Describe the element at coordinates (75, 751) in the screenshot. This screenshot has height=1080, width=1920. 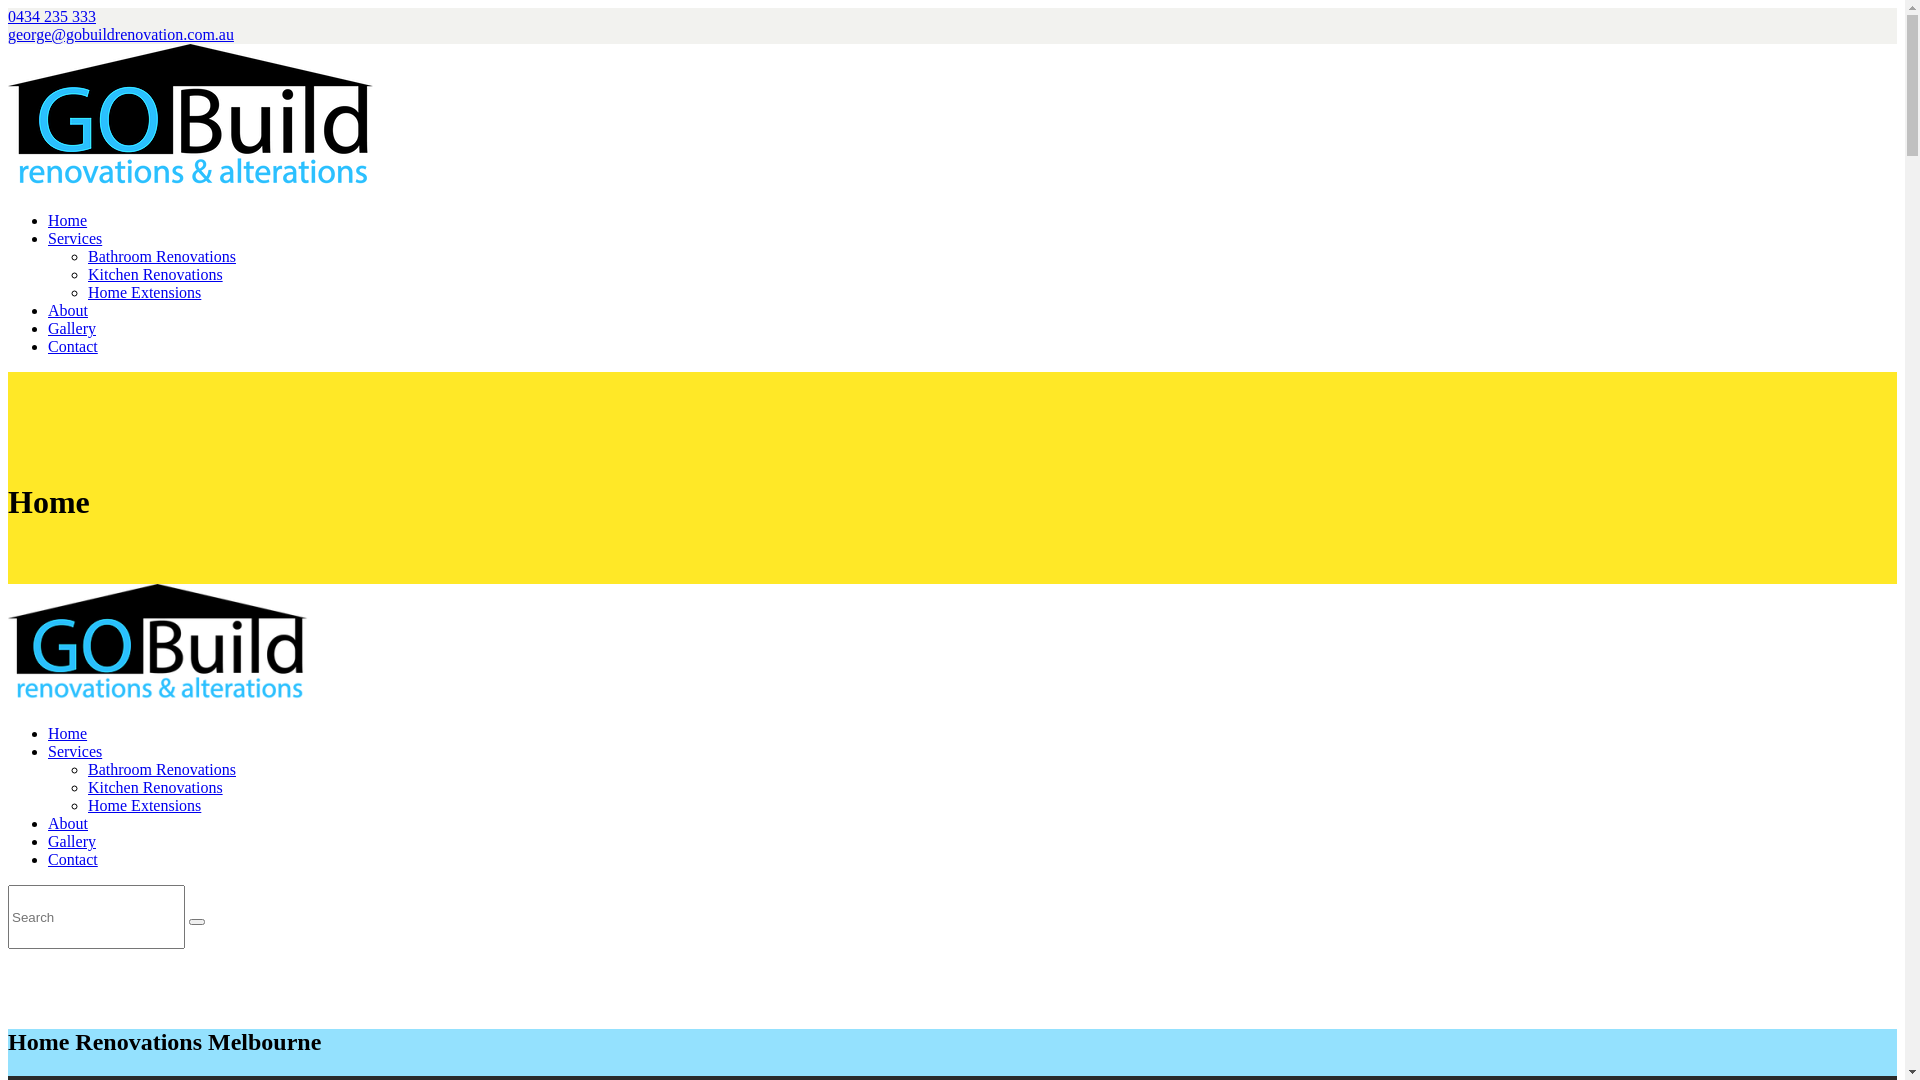
I see `'Services'` at that location.